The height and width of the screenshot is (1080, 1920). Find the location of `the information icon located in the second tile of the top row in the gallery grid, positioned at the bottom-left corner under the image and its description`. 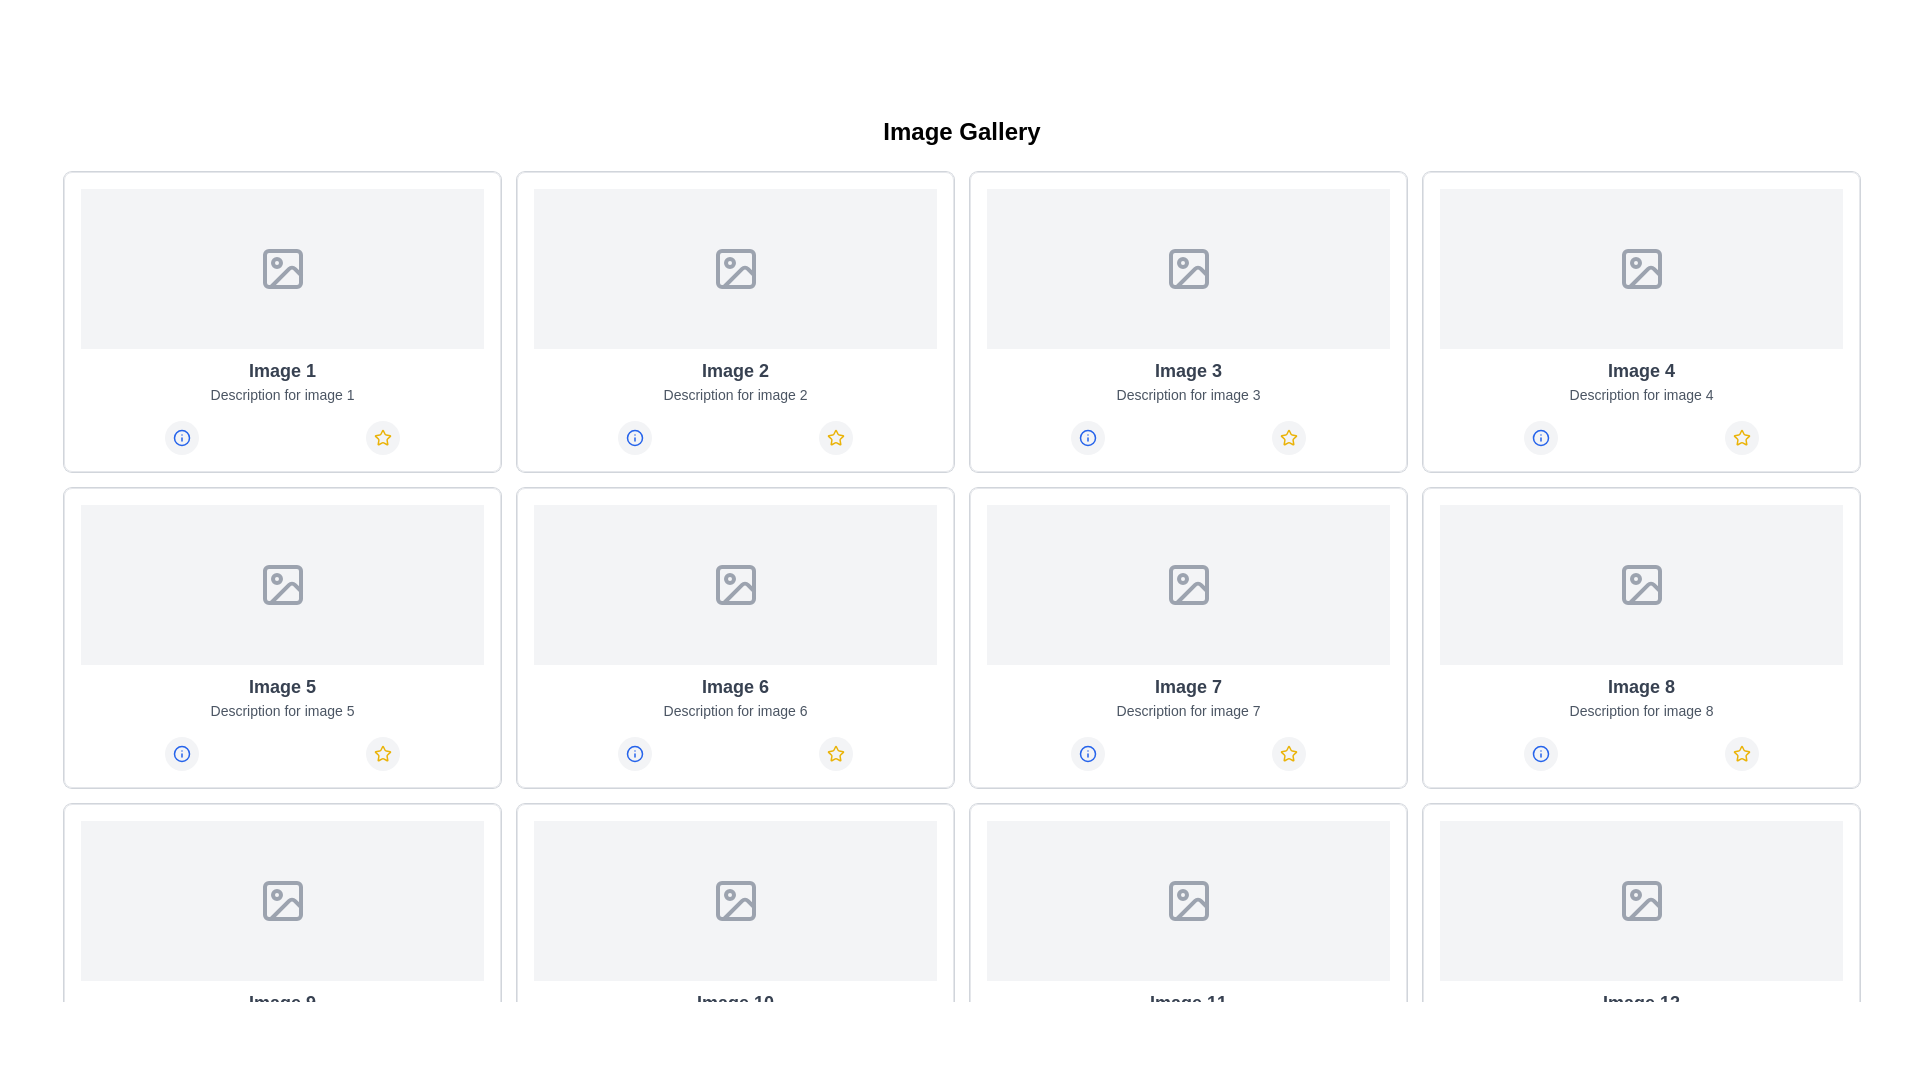

the information icon located in the second tile of the top row in the gallery grid, positioned at the bottom-left corner under the image and its description is located at coordinates (633, 437).